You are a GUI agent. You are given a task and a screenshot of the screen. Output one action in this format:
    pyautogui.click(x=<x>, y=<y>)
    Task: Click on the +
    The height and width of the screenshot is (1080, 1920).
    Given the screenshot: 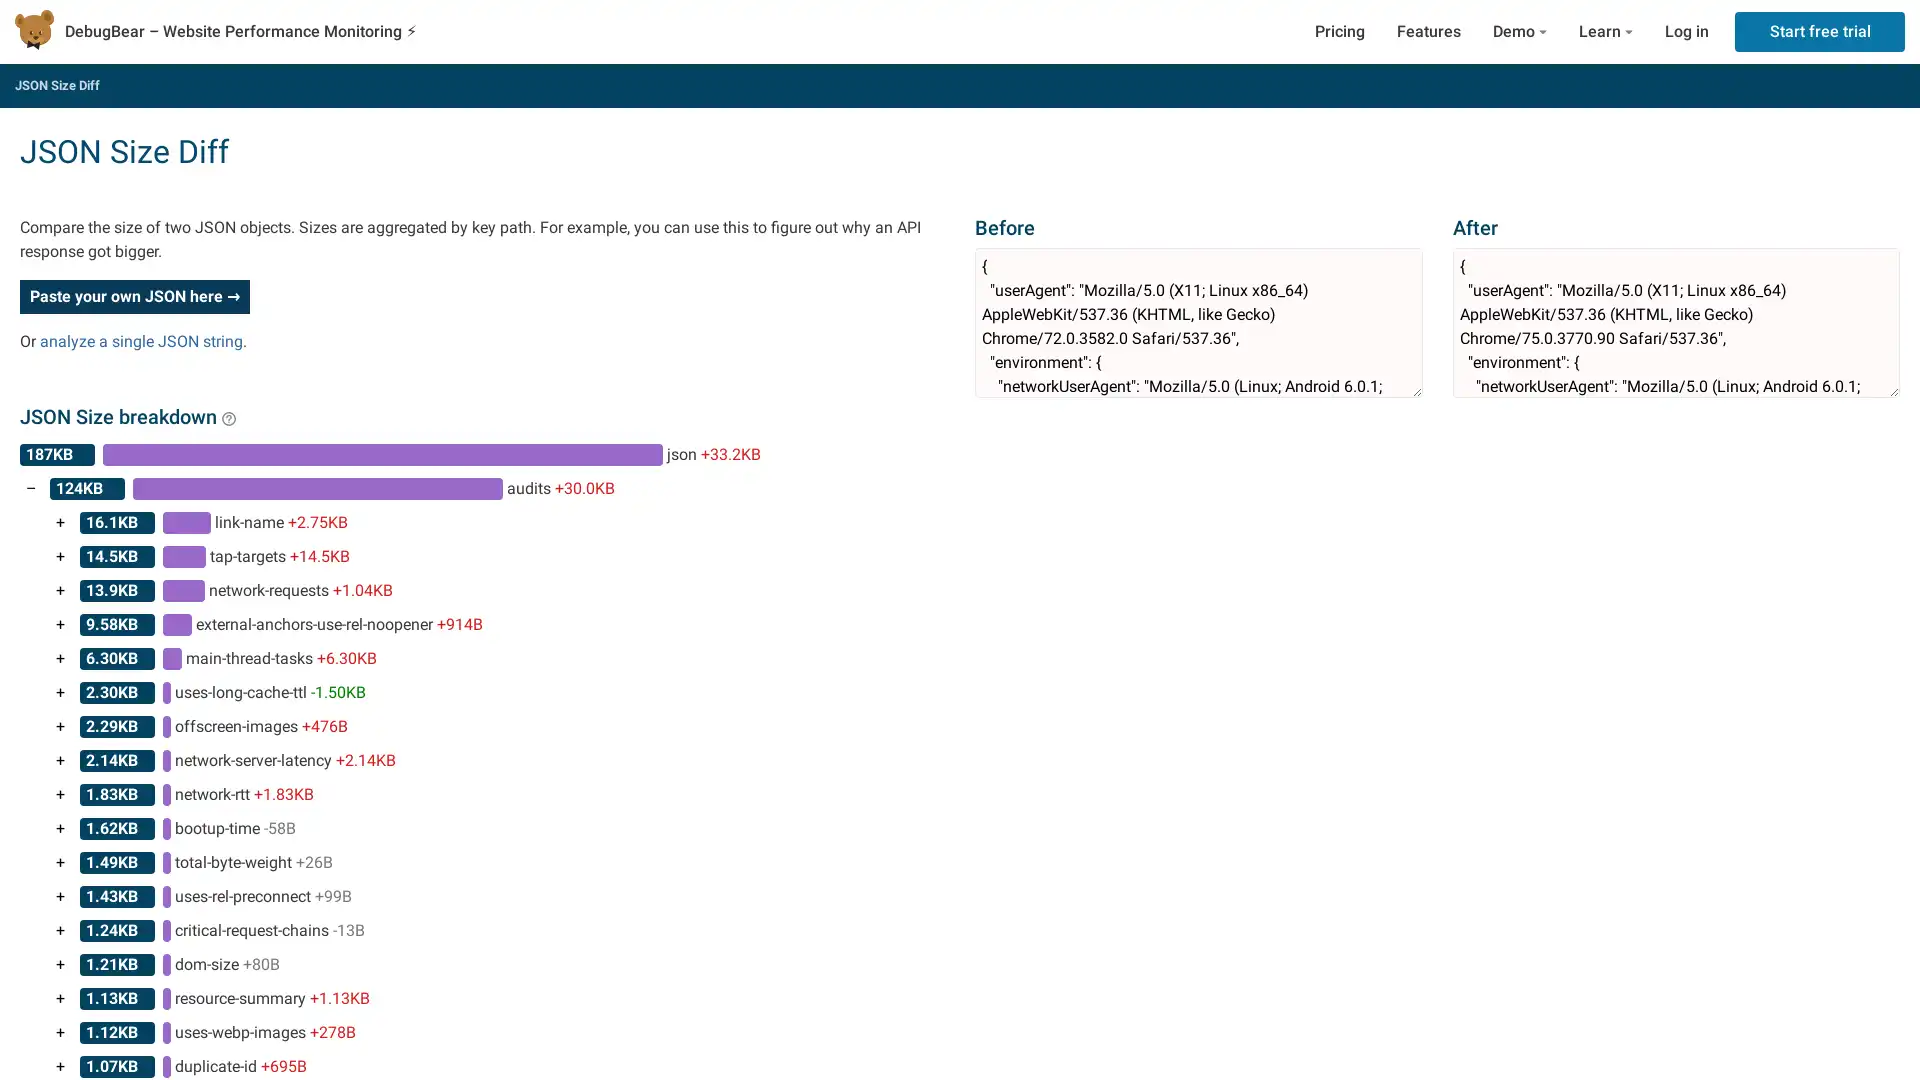 What is the action you would take?
    pyautogui.click(x=60, y=1033)
    